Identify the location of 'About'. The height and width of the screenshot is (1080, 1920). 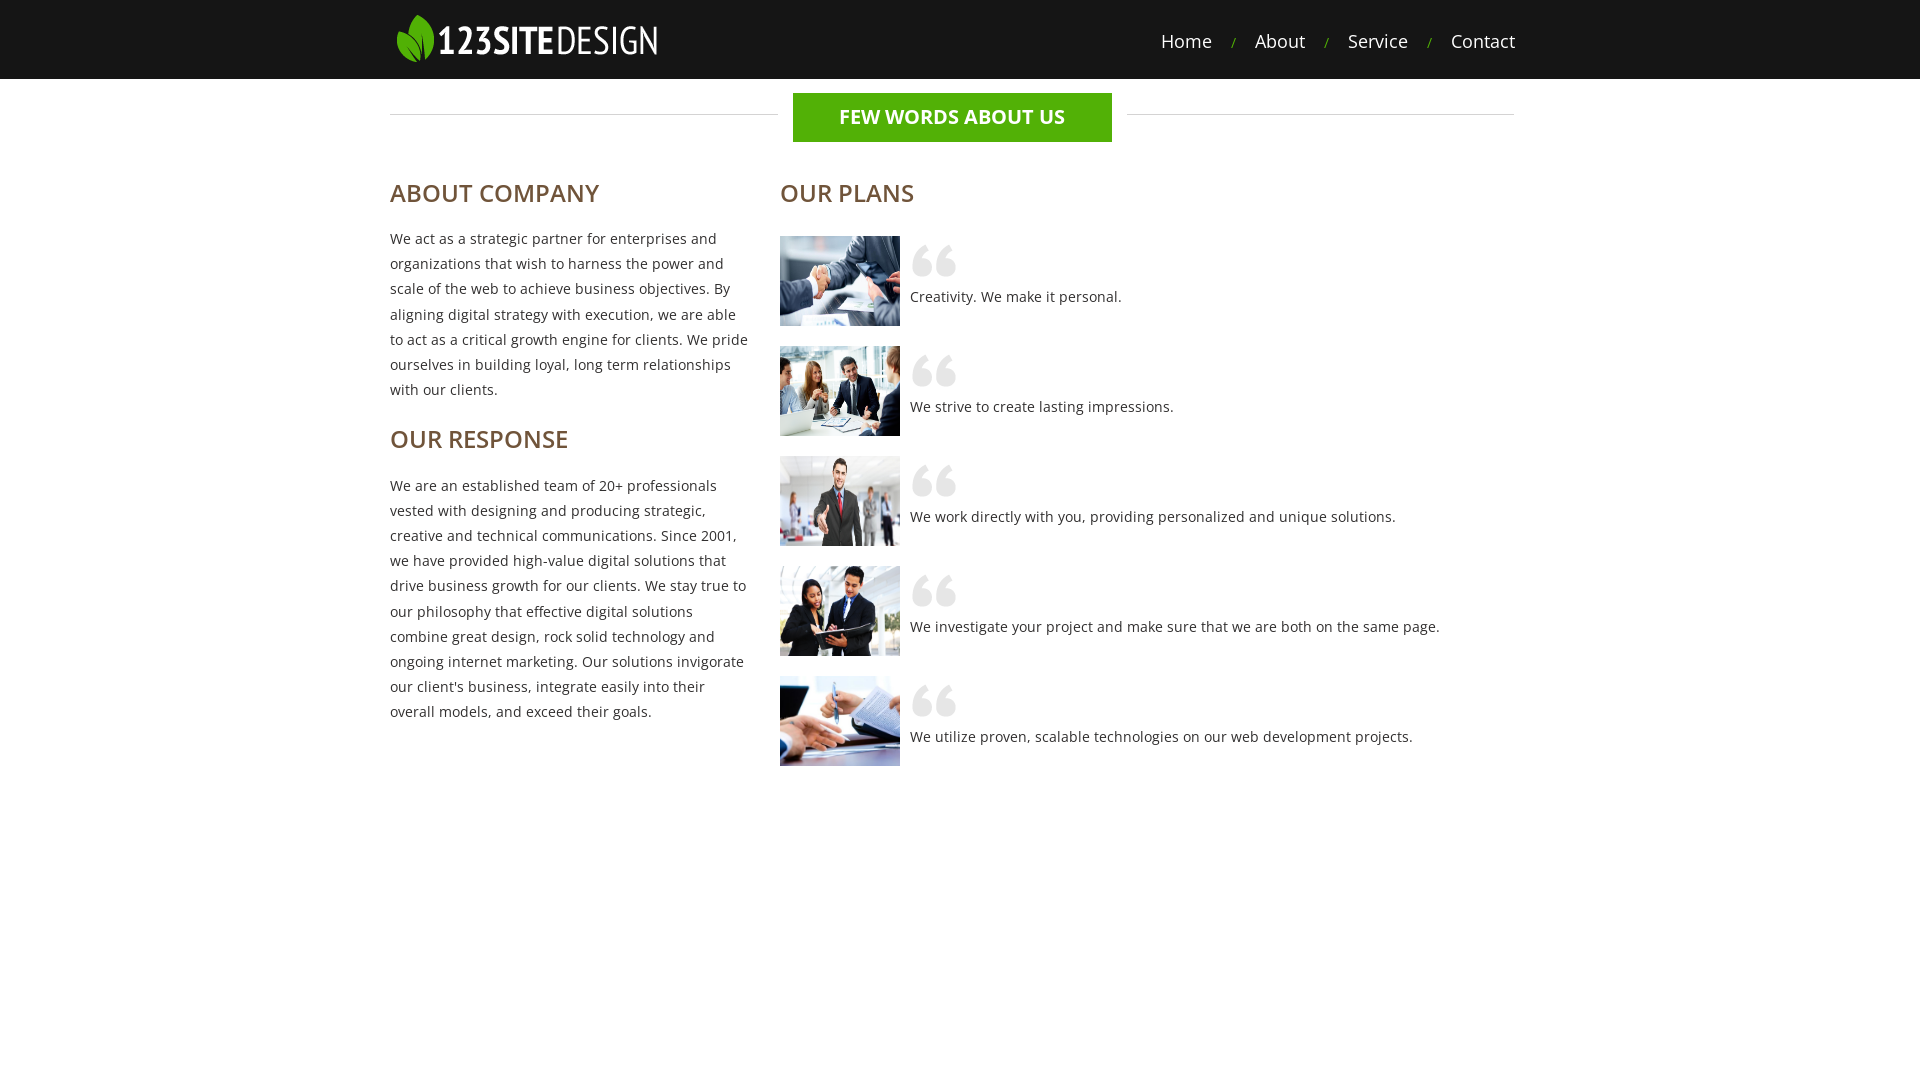
(1280, 42).